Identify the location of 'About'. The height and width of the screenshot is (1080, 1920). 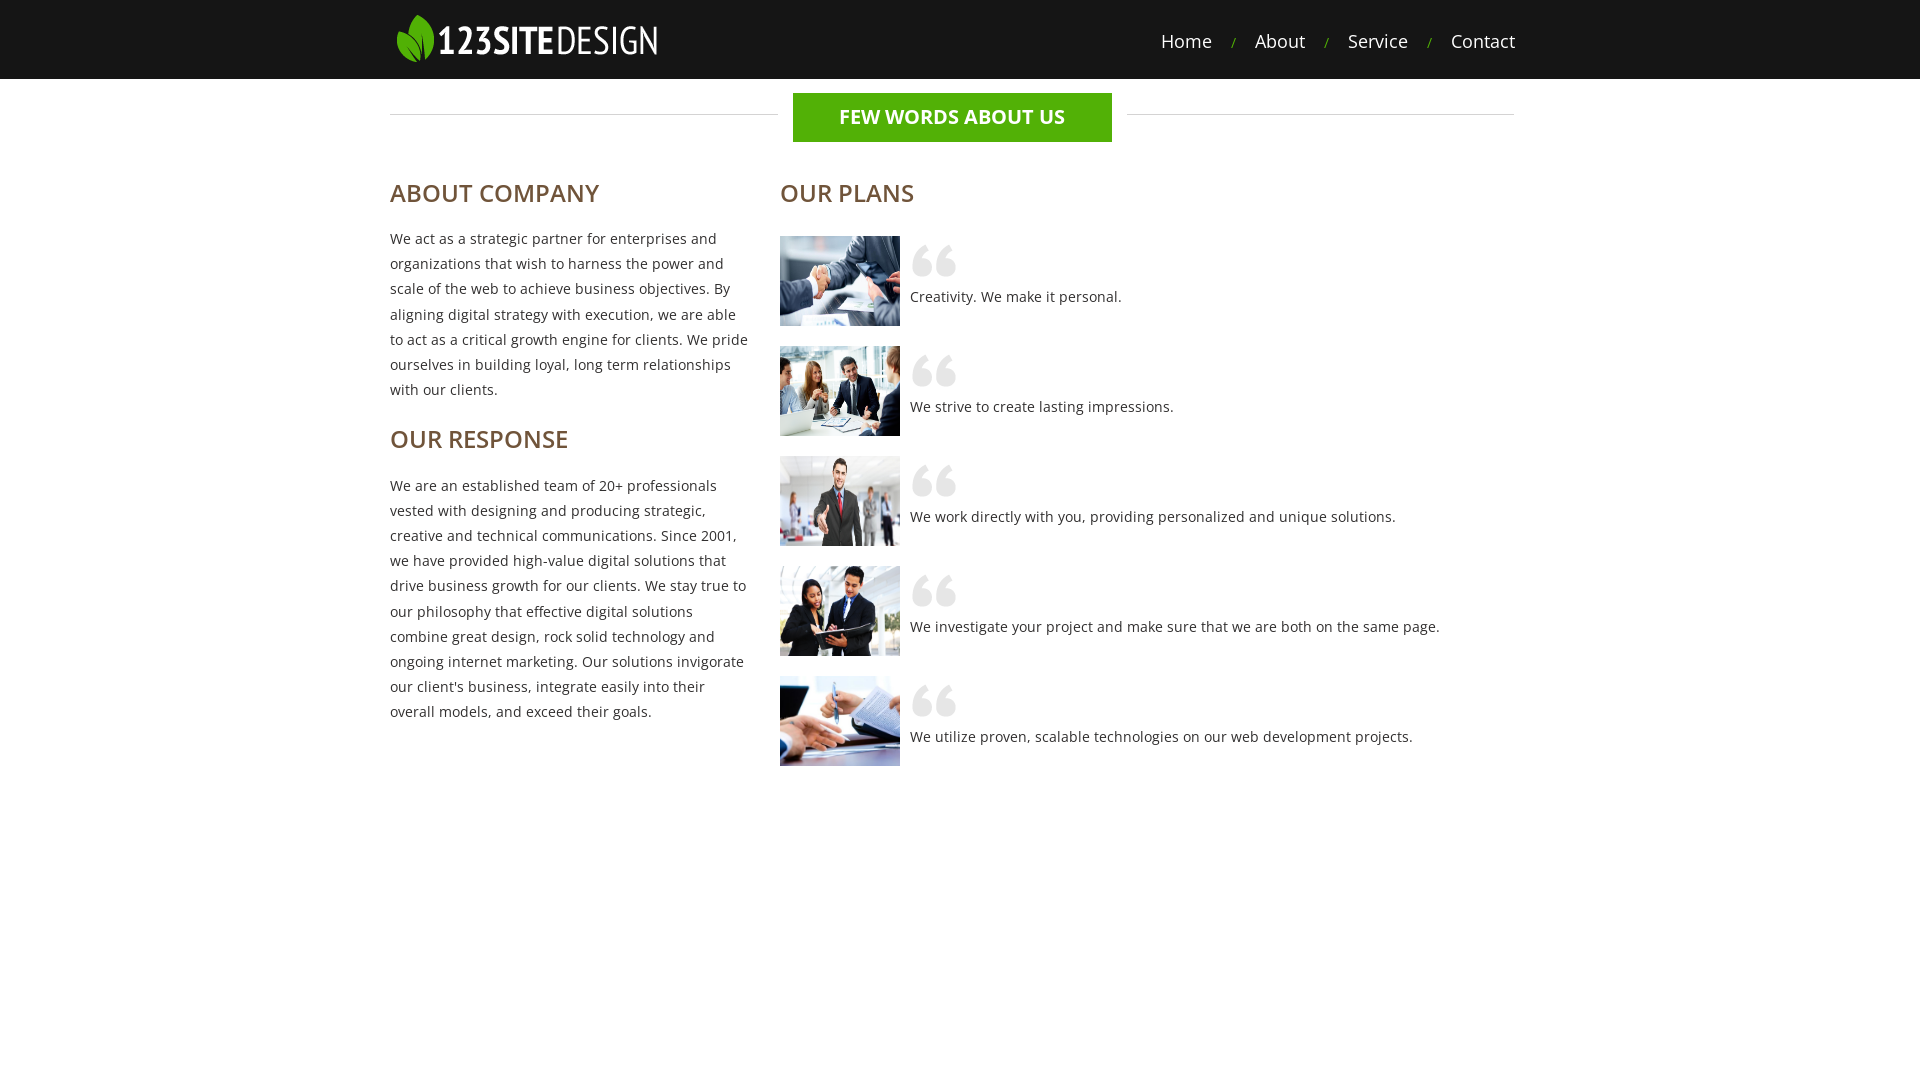
(1280, 42).